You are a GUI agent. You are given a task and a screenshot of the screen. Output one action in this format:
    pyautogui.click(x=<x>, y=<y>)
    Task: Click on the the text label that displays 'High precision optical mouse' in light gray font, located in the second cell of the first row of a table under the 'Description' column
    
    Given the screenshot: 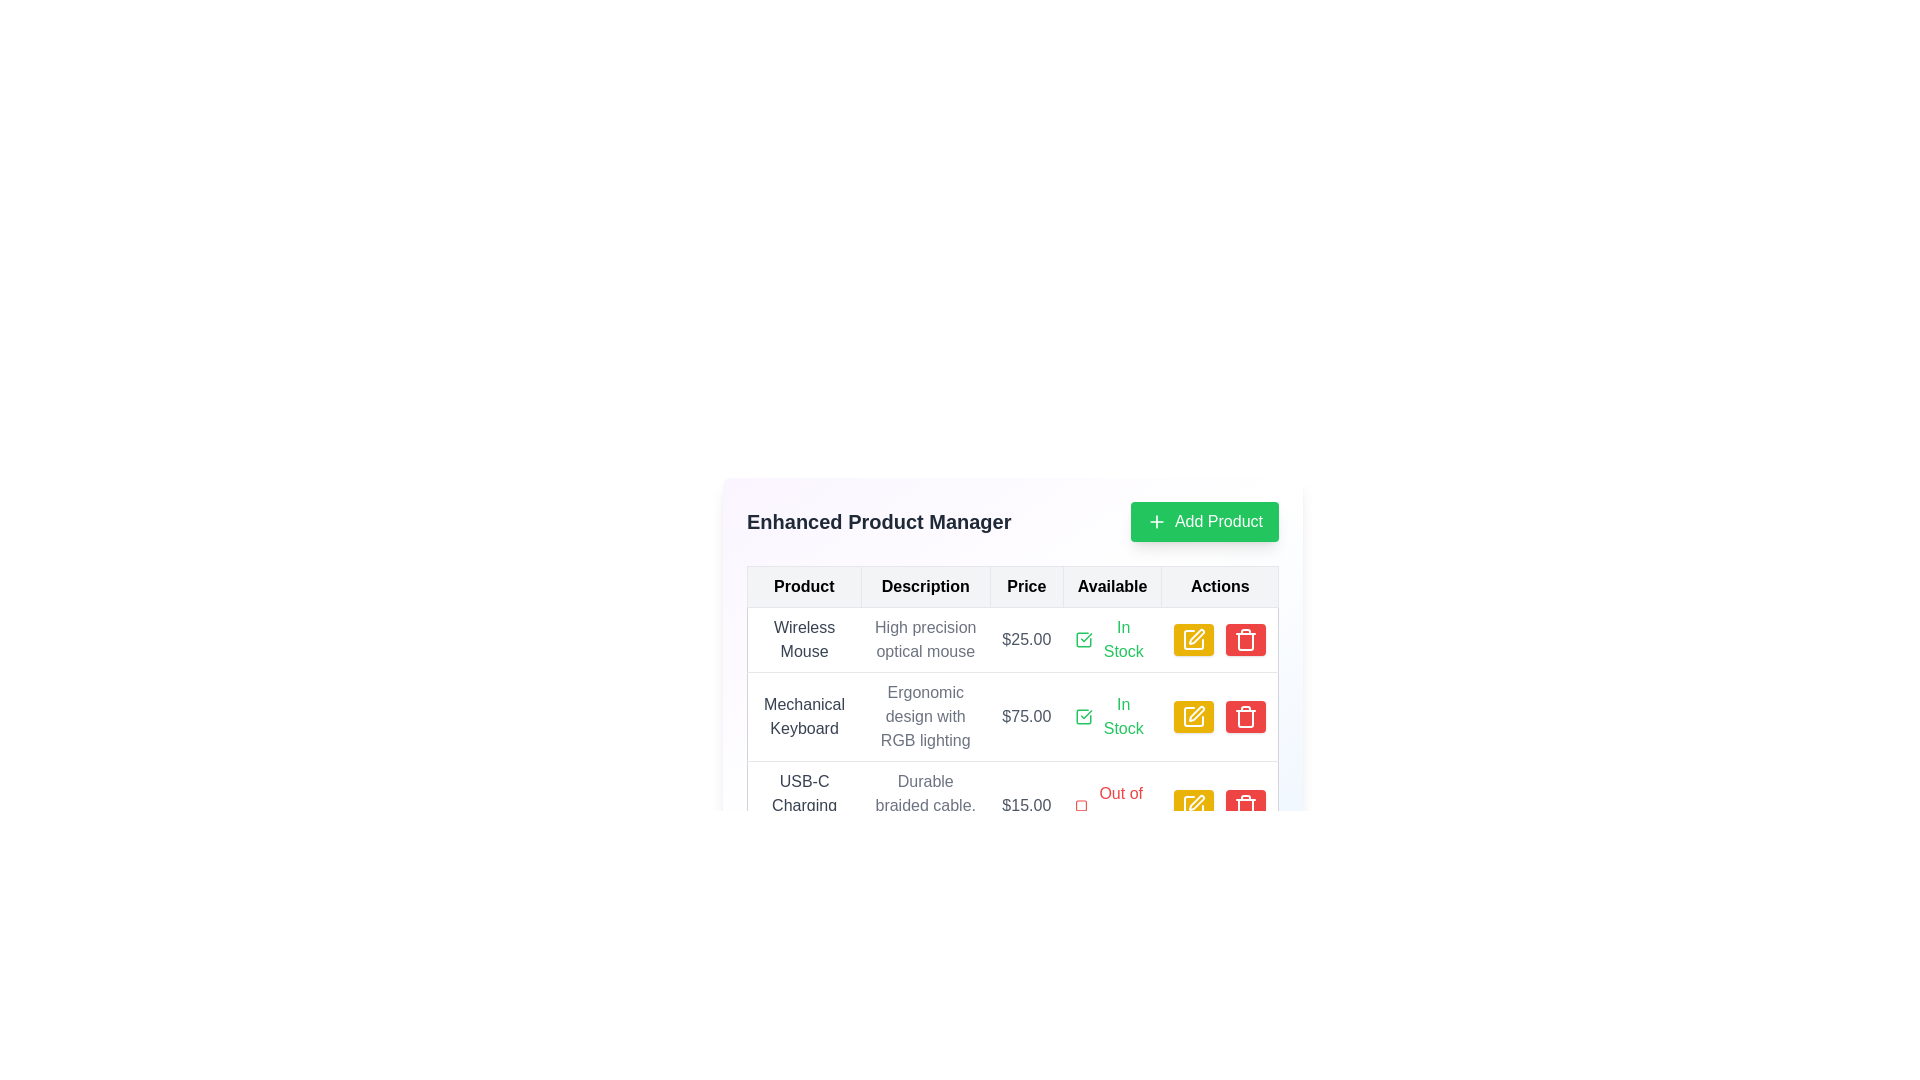 What is the action you would take?
    pyautogui.click(x=924, y=640)
    